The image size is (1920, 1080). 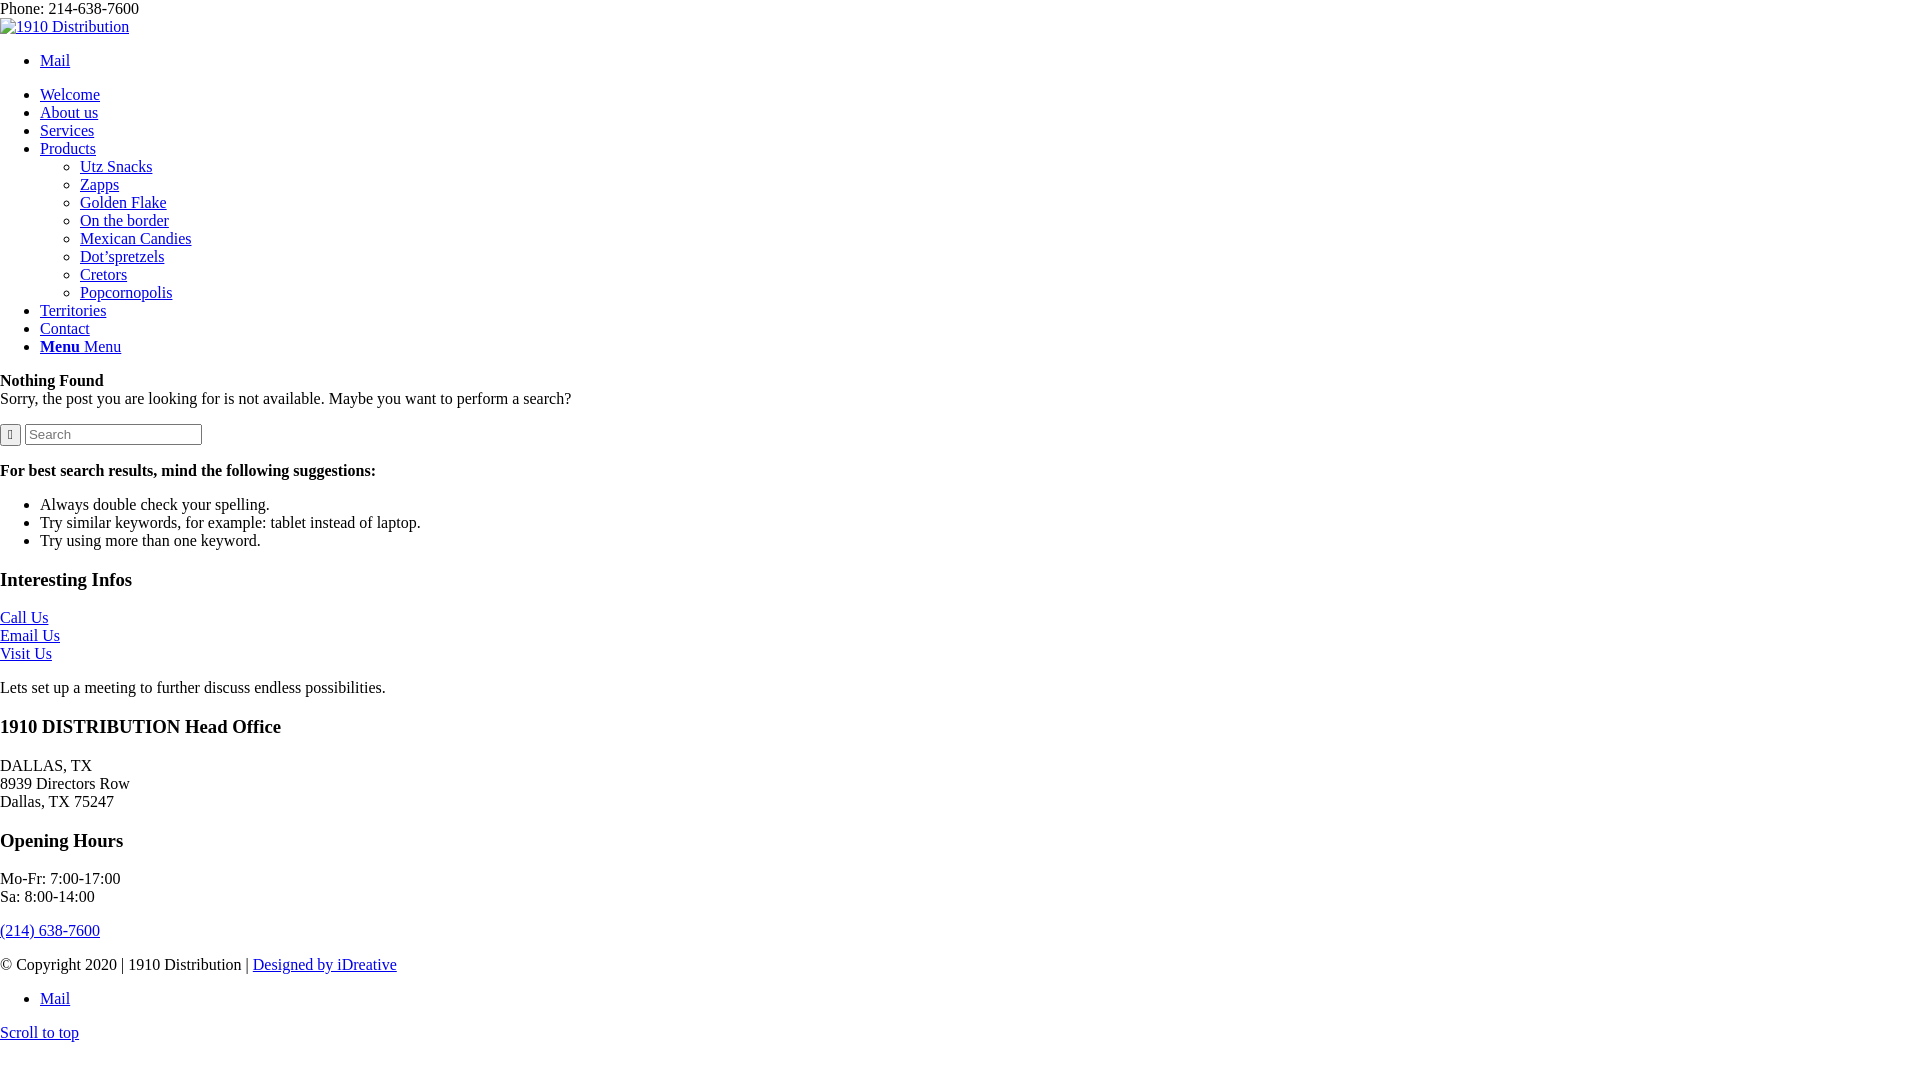 What do you see at coordinates (134, 237) in the screenshot?
I see `'Mexican Candies'` at bounding box center [134, 237].